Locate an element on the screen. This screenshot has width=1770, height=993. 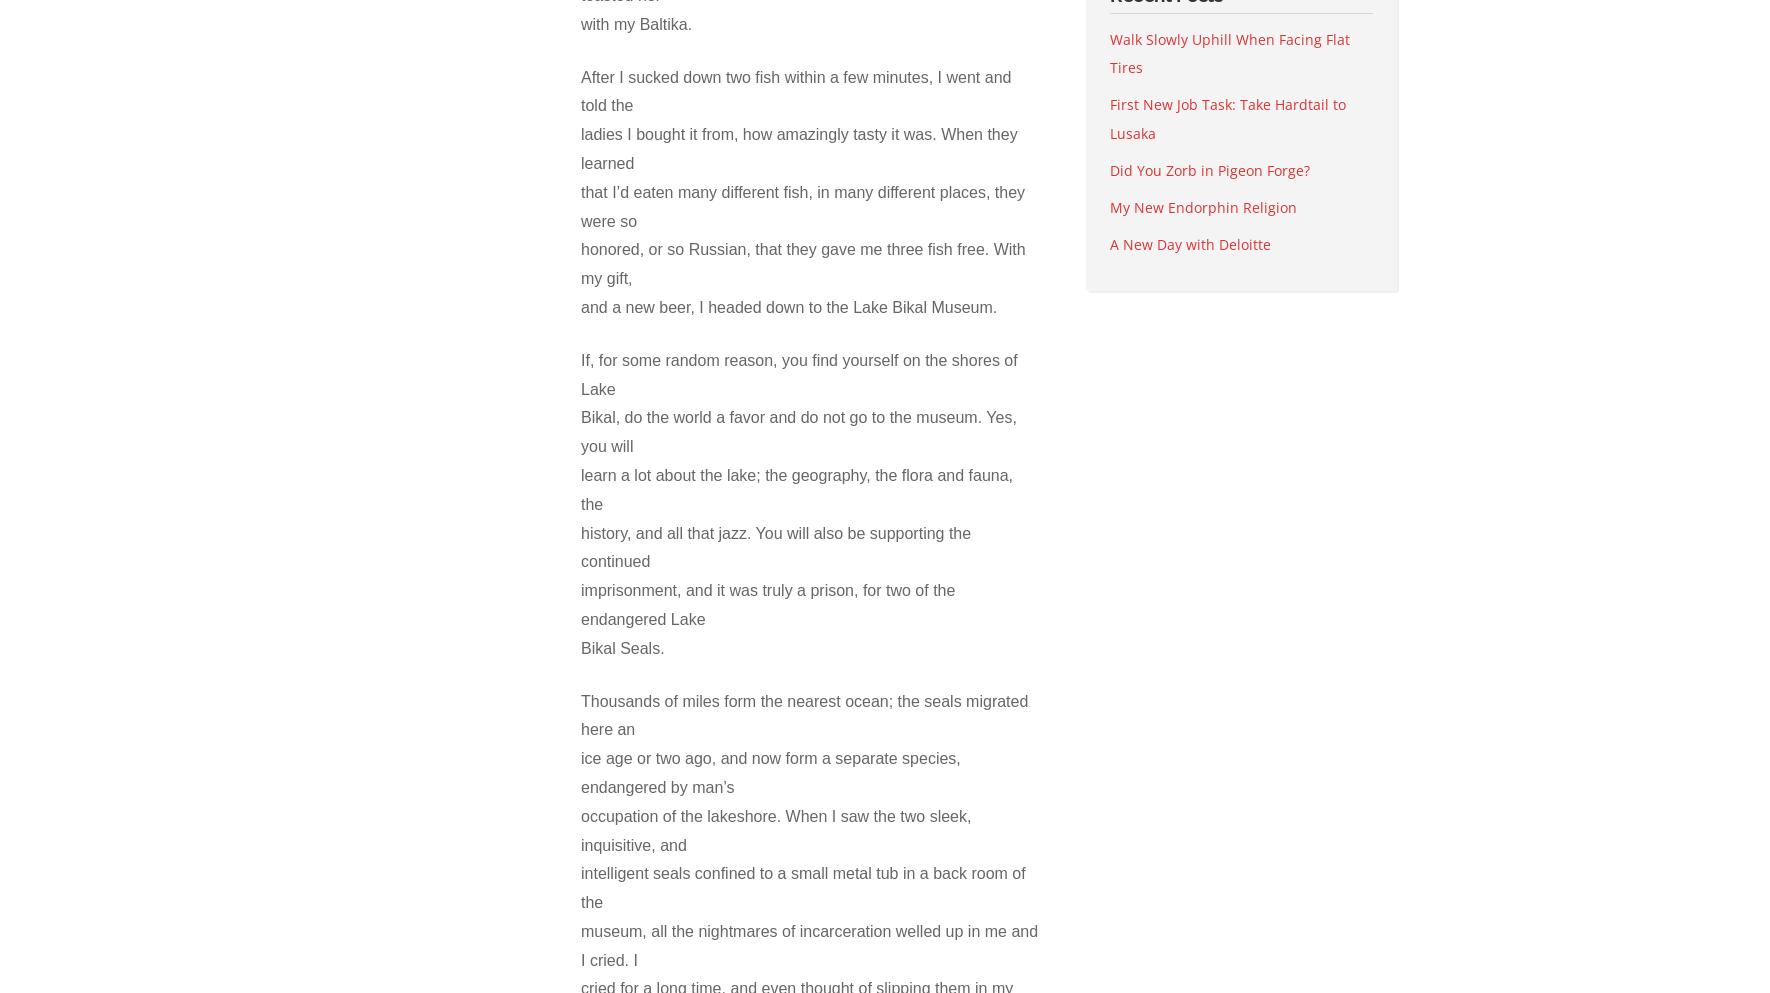
'history, and all that jazz. You will also be supporting the continued' is located at coordinates (775, 546).